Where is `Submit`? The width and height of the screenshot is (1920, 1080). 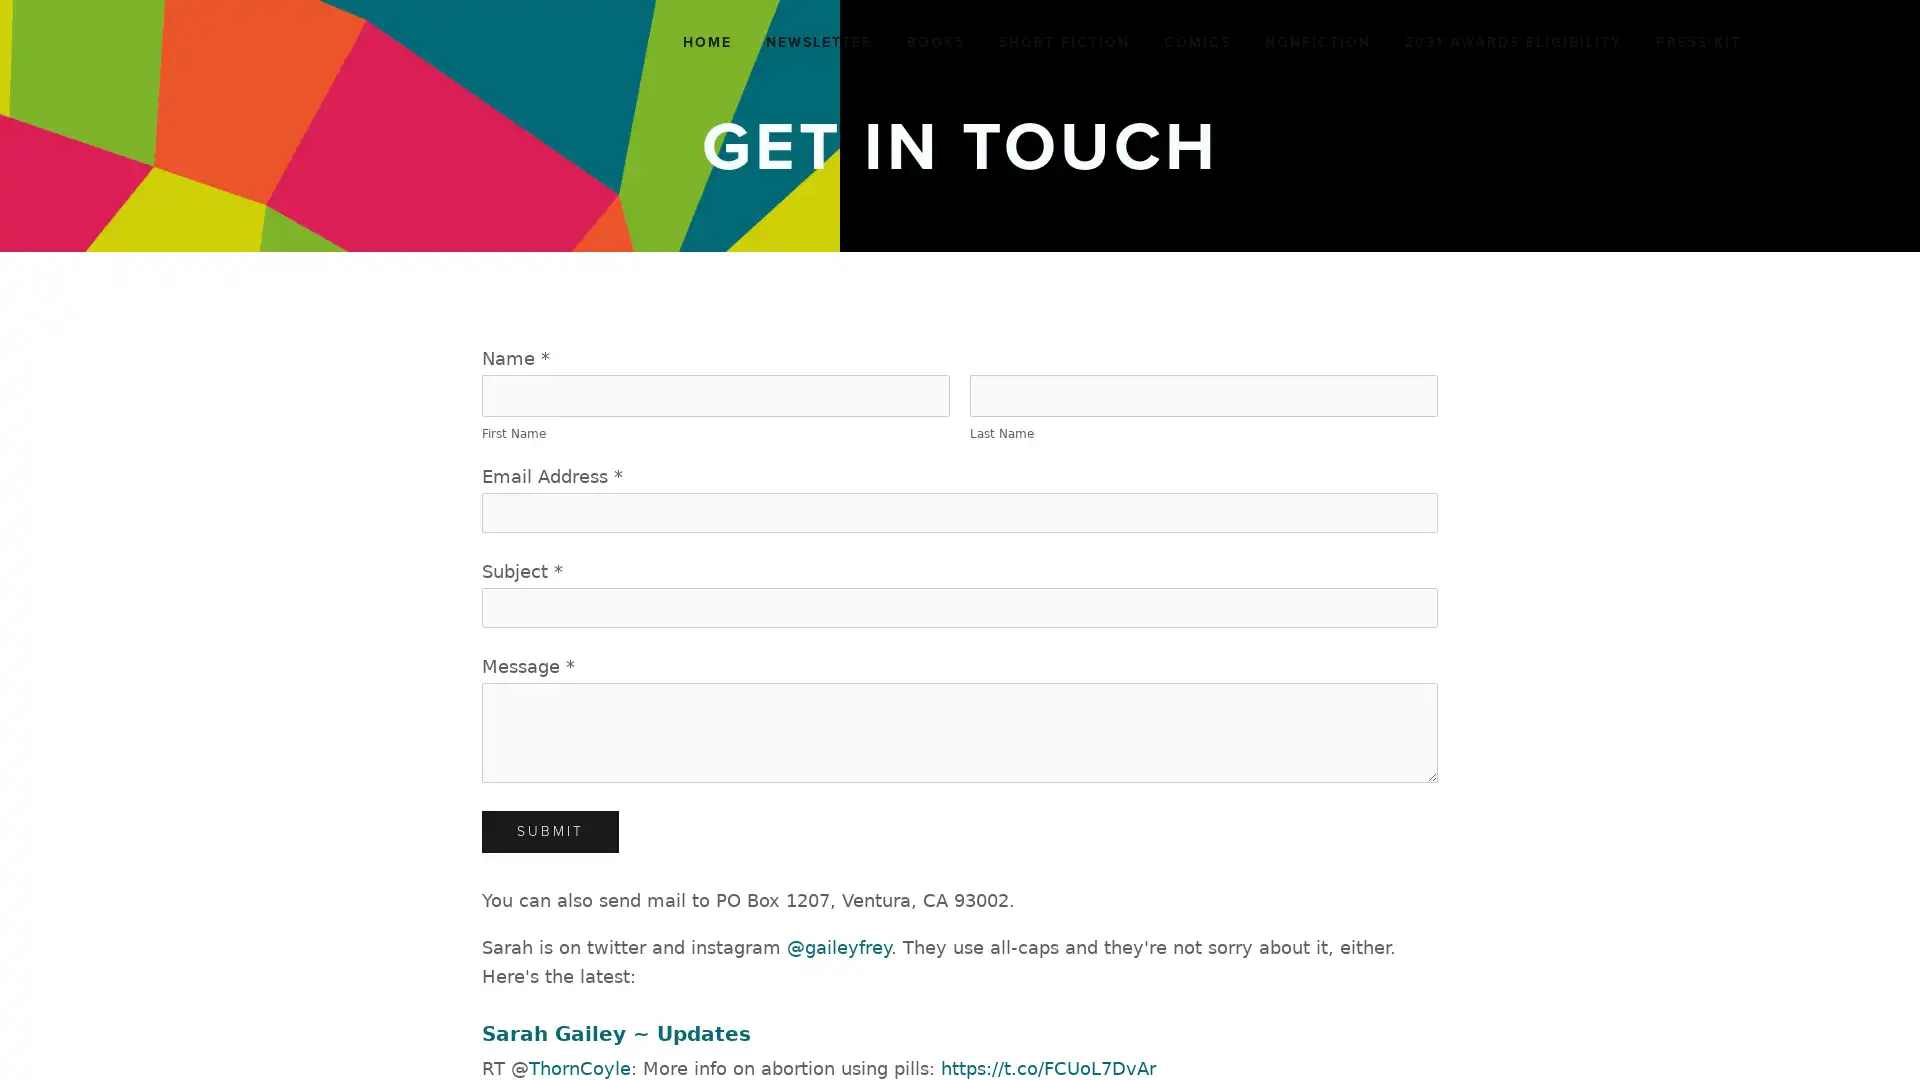
Submit is located at coordinates (550, 832).